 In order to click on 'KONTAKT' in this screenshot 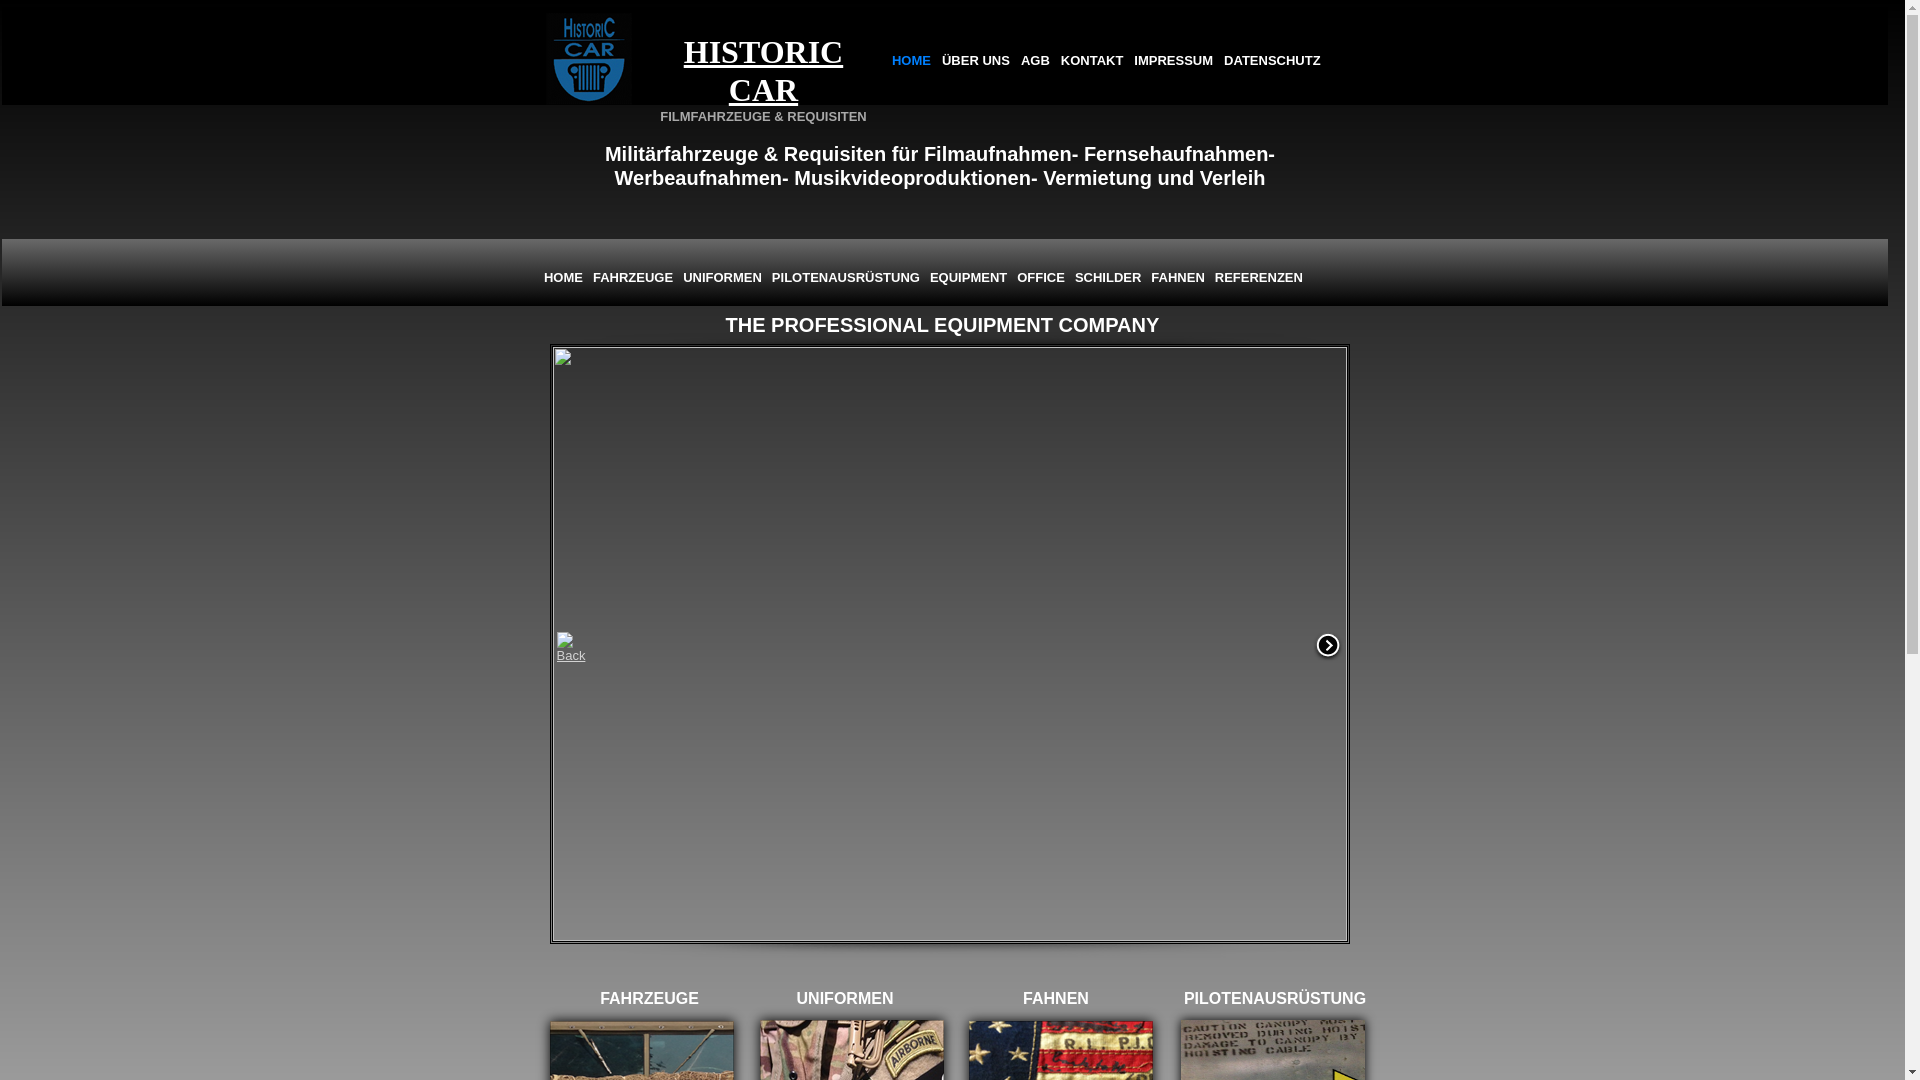, I will do `click(1055, 60)`.